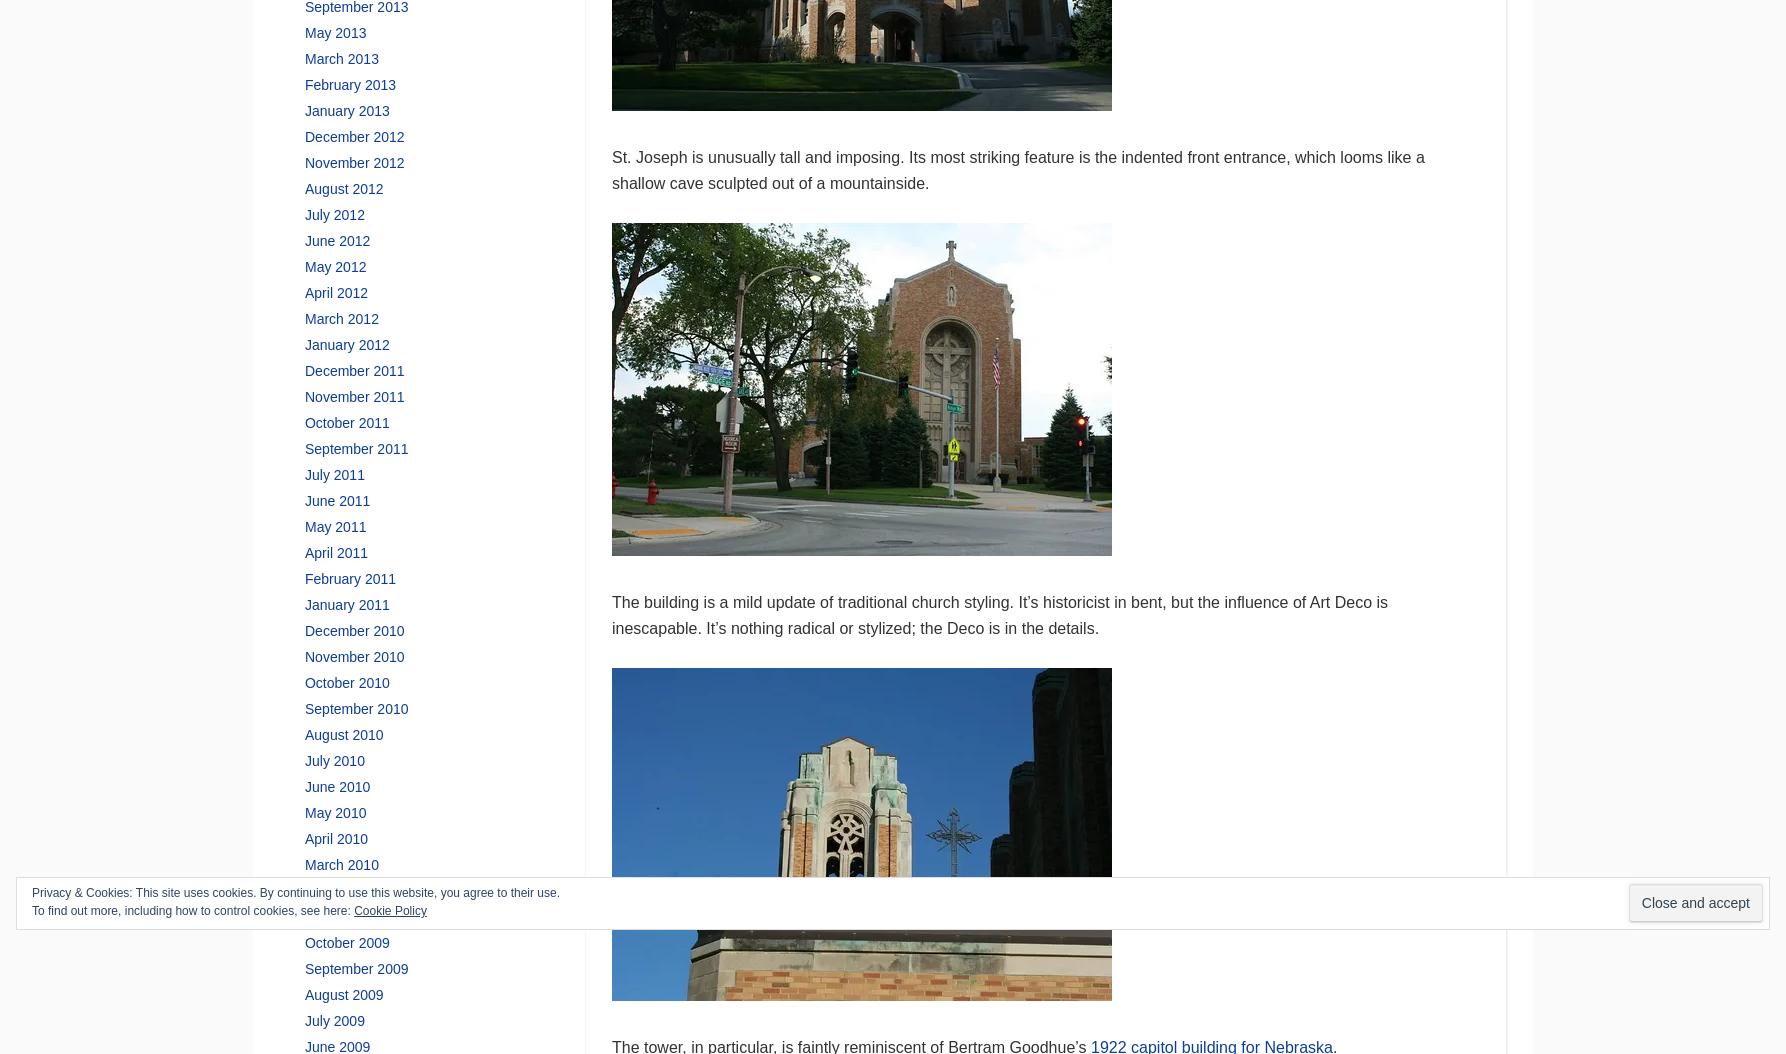 This screenshot has width=1786, height=1054. I want to click on 'May 2010', so click(335, 811).